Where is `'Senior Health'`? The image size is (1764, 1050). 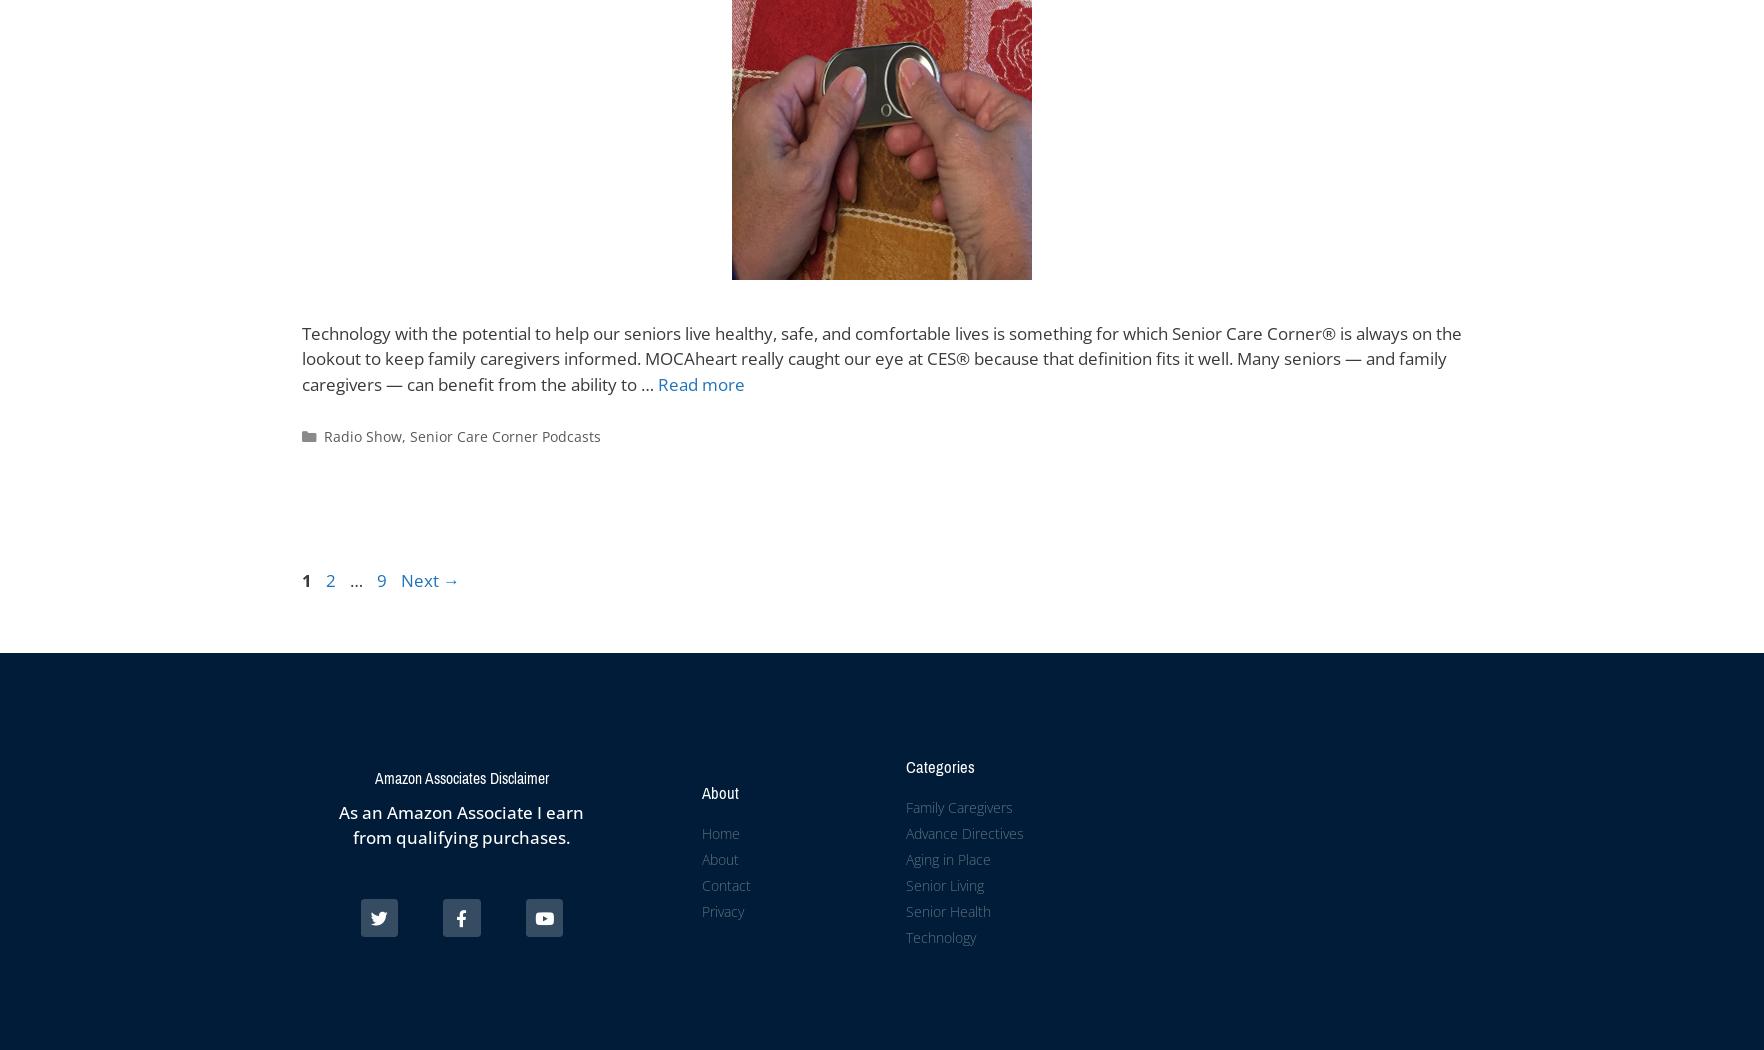 'Senior Health' is located at coordinates (946, 910).